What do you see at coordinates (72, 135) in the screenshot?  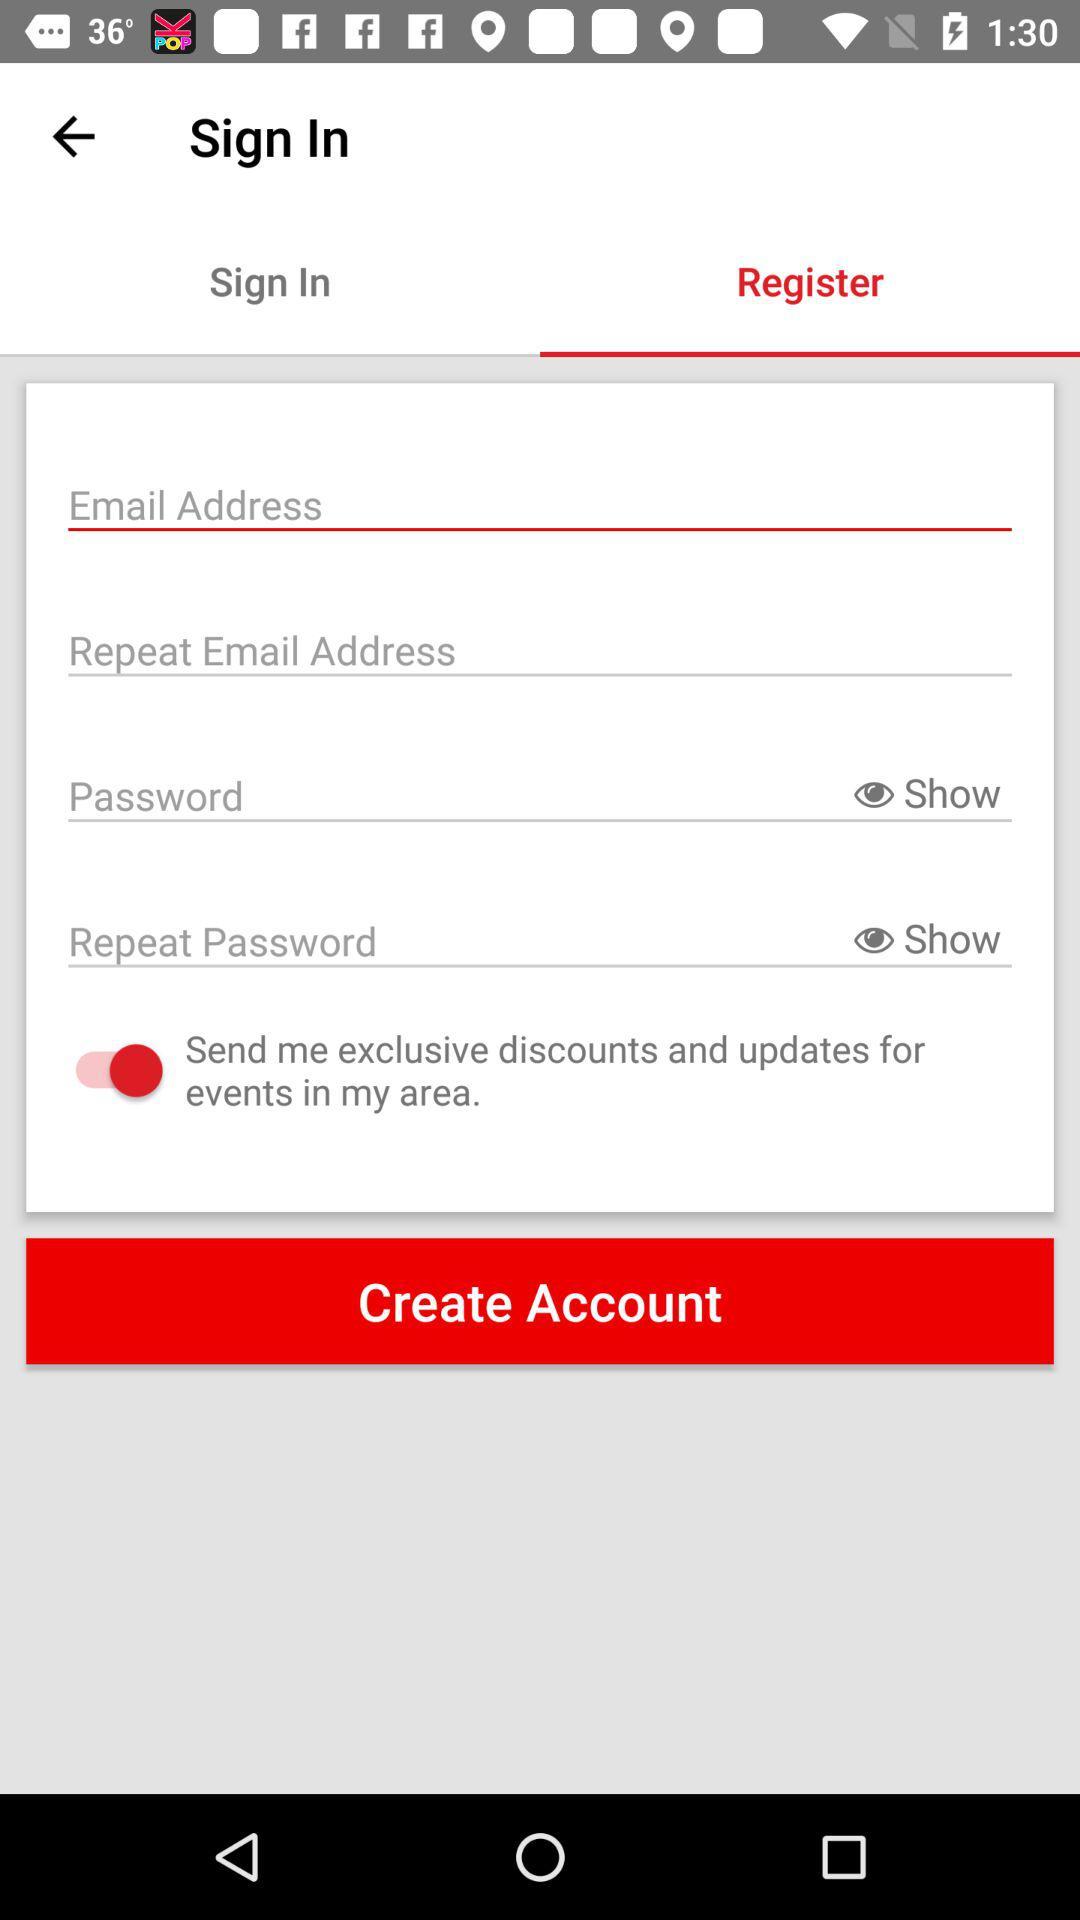 I see `the icon next to sign in` at bounding box center [72, 135].